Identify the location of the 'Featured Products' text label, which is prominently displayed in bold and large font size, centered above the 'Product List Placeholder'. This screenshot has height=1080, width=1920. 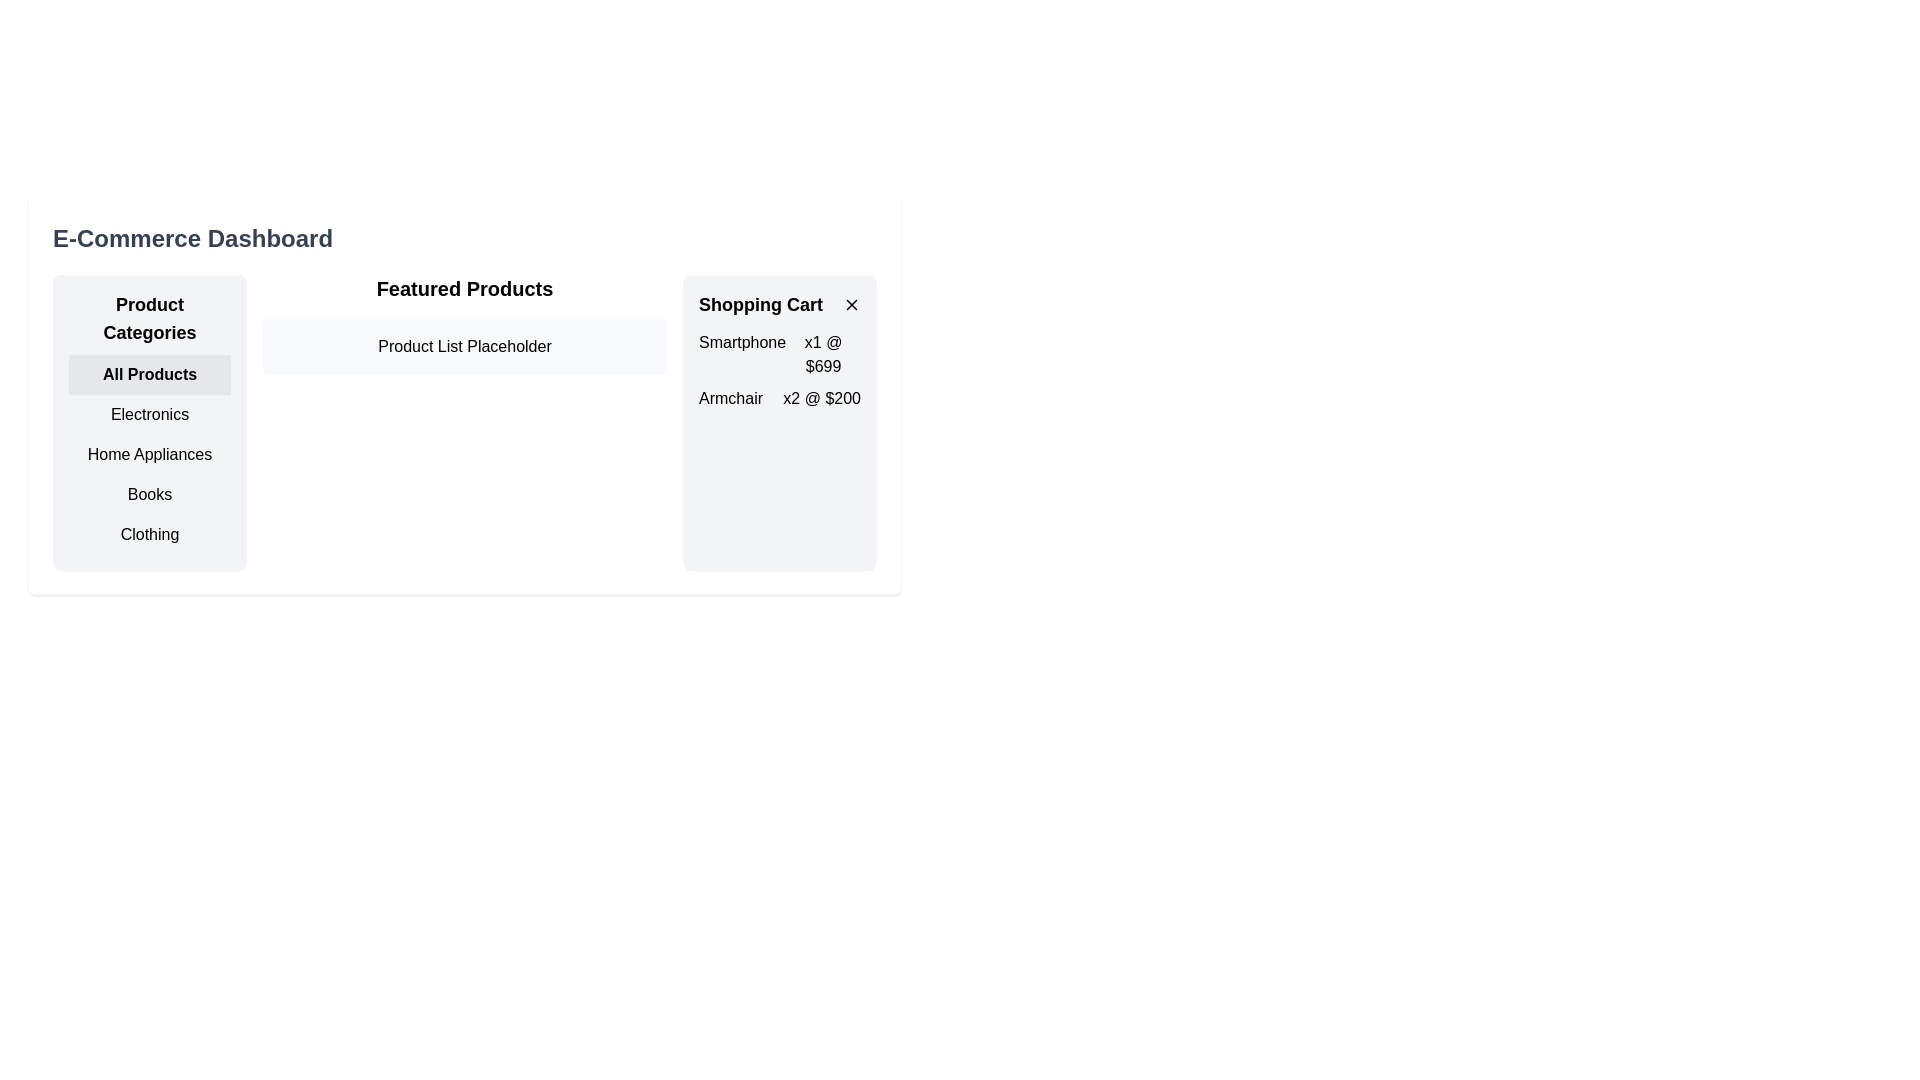
(464, 289).